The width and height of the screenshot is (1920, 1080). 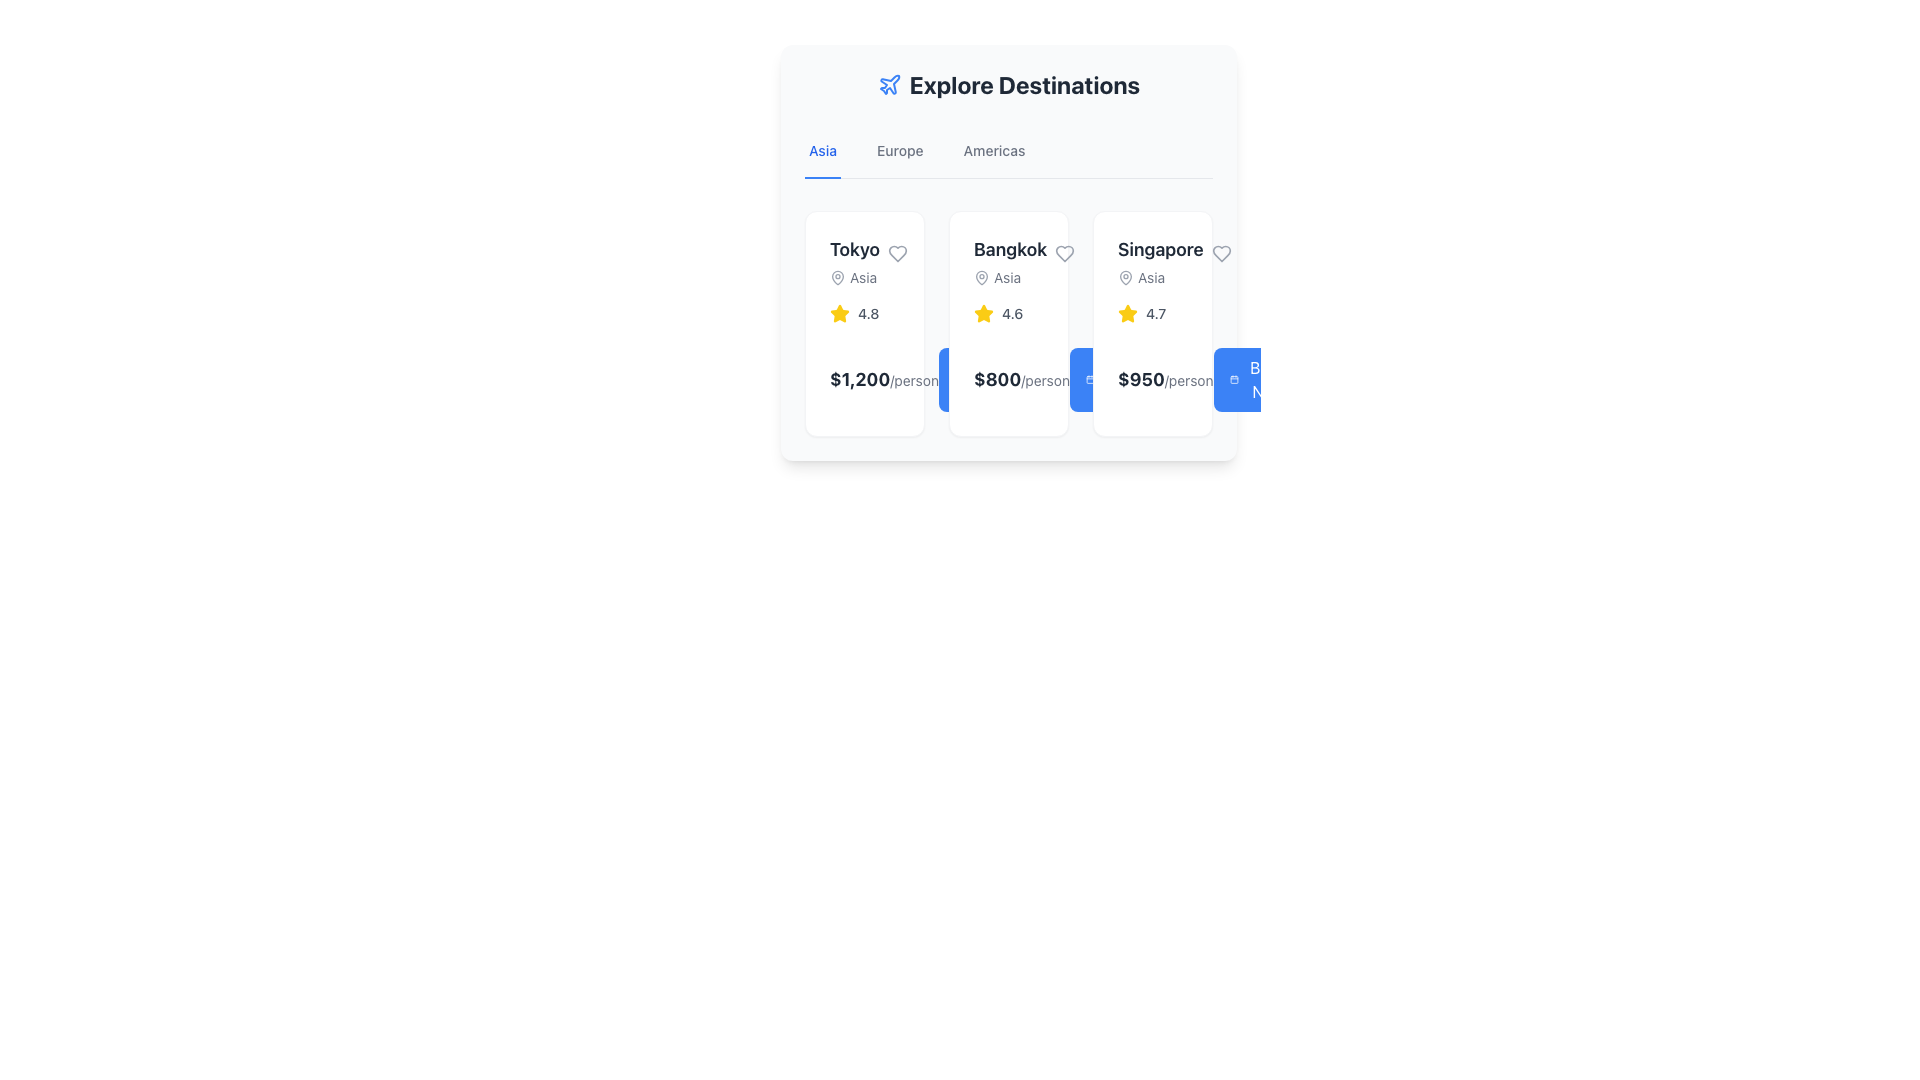 What do you see at coordinates (1126, 277) in the screenshot?
I see `the map pin icon located above the 'Asia' text and beside the Singapore destination title in the 'Explore Destinations' card` at bounding box center [1126, 277].